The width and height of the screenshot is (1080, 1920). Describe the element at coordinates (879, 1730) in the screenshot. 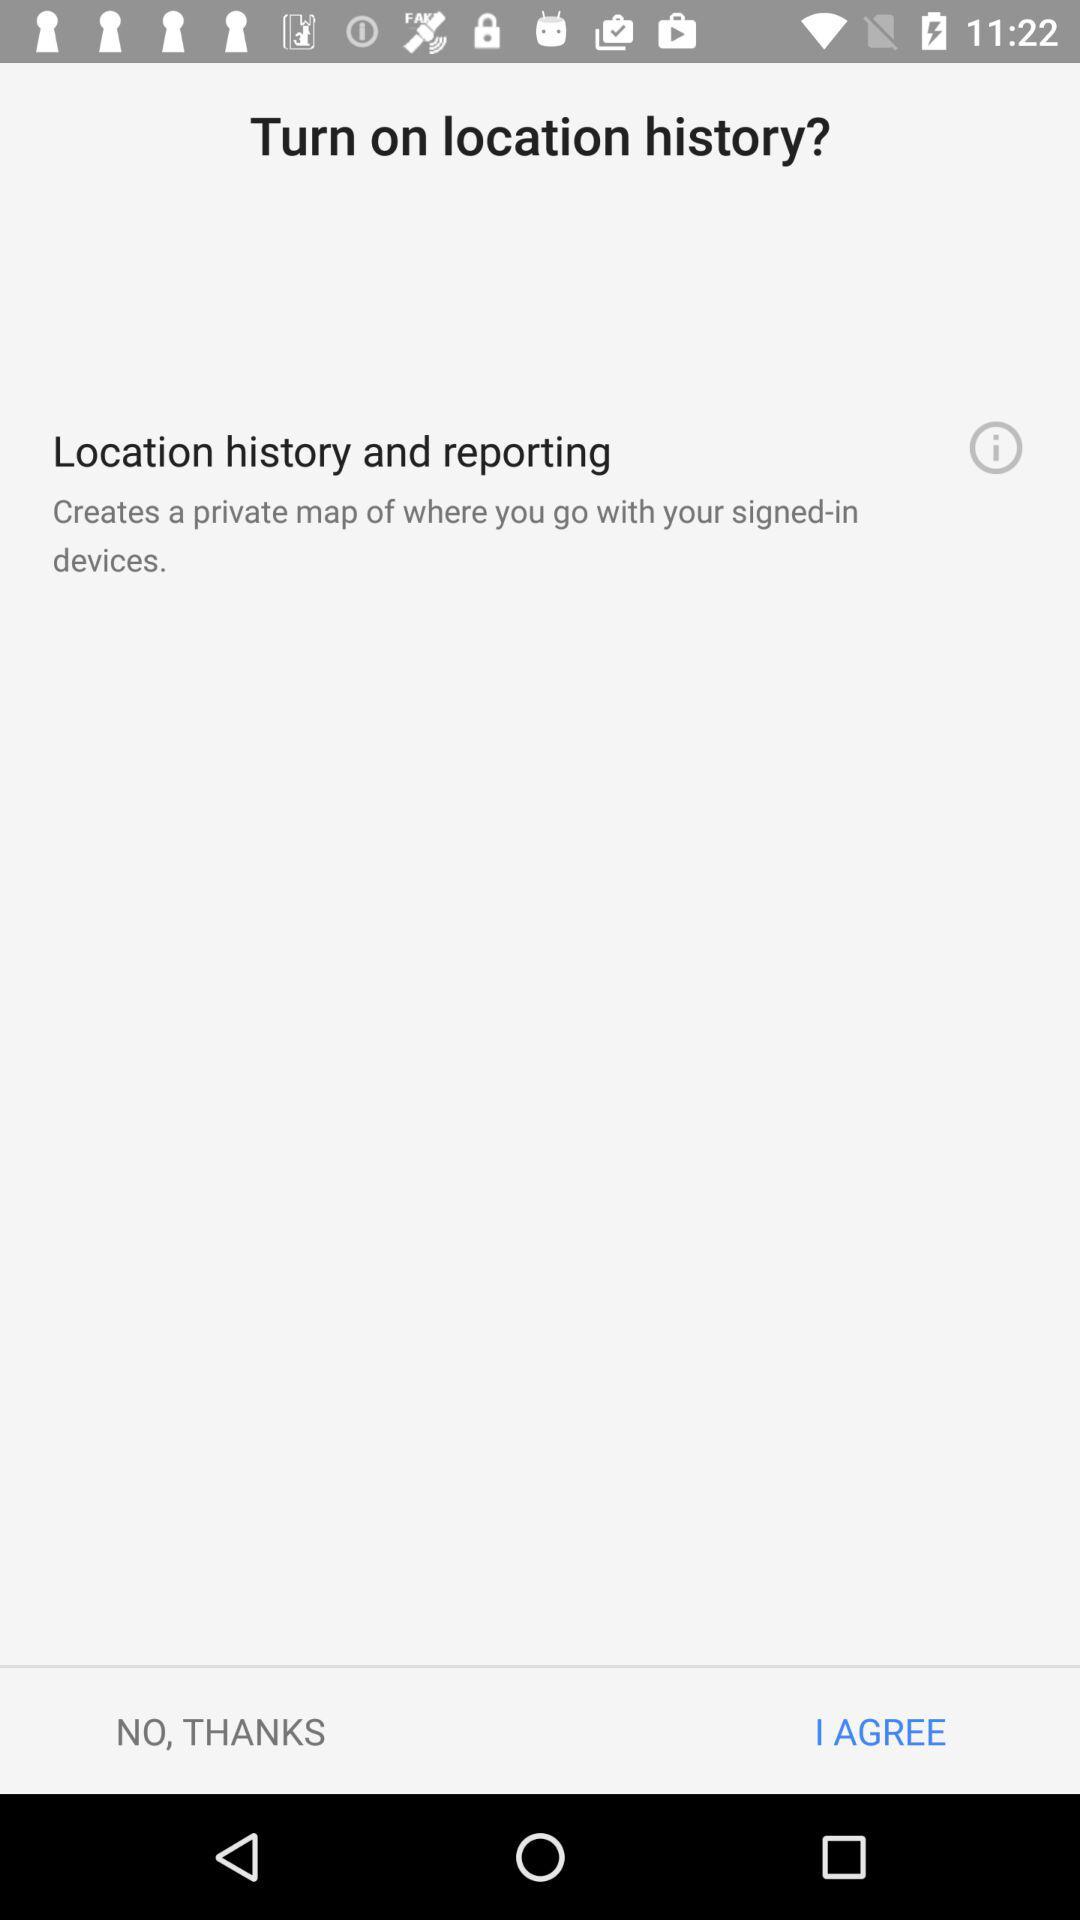

I see `i agree item` at that location.